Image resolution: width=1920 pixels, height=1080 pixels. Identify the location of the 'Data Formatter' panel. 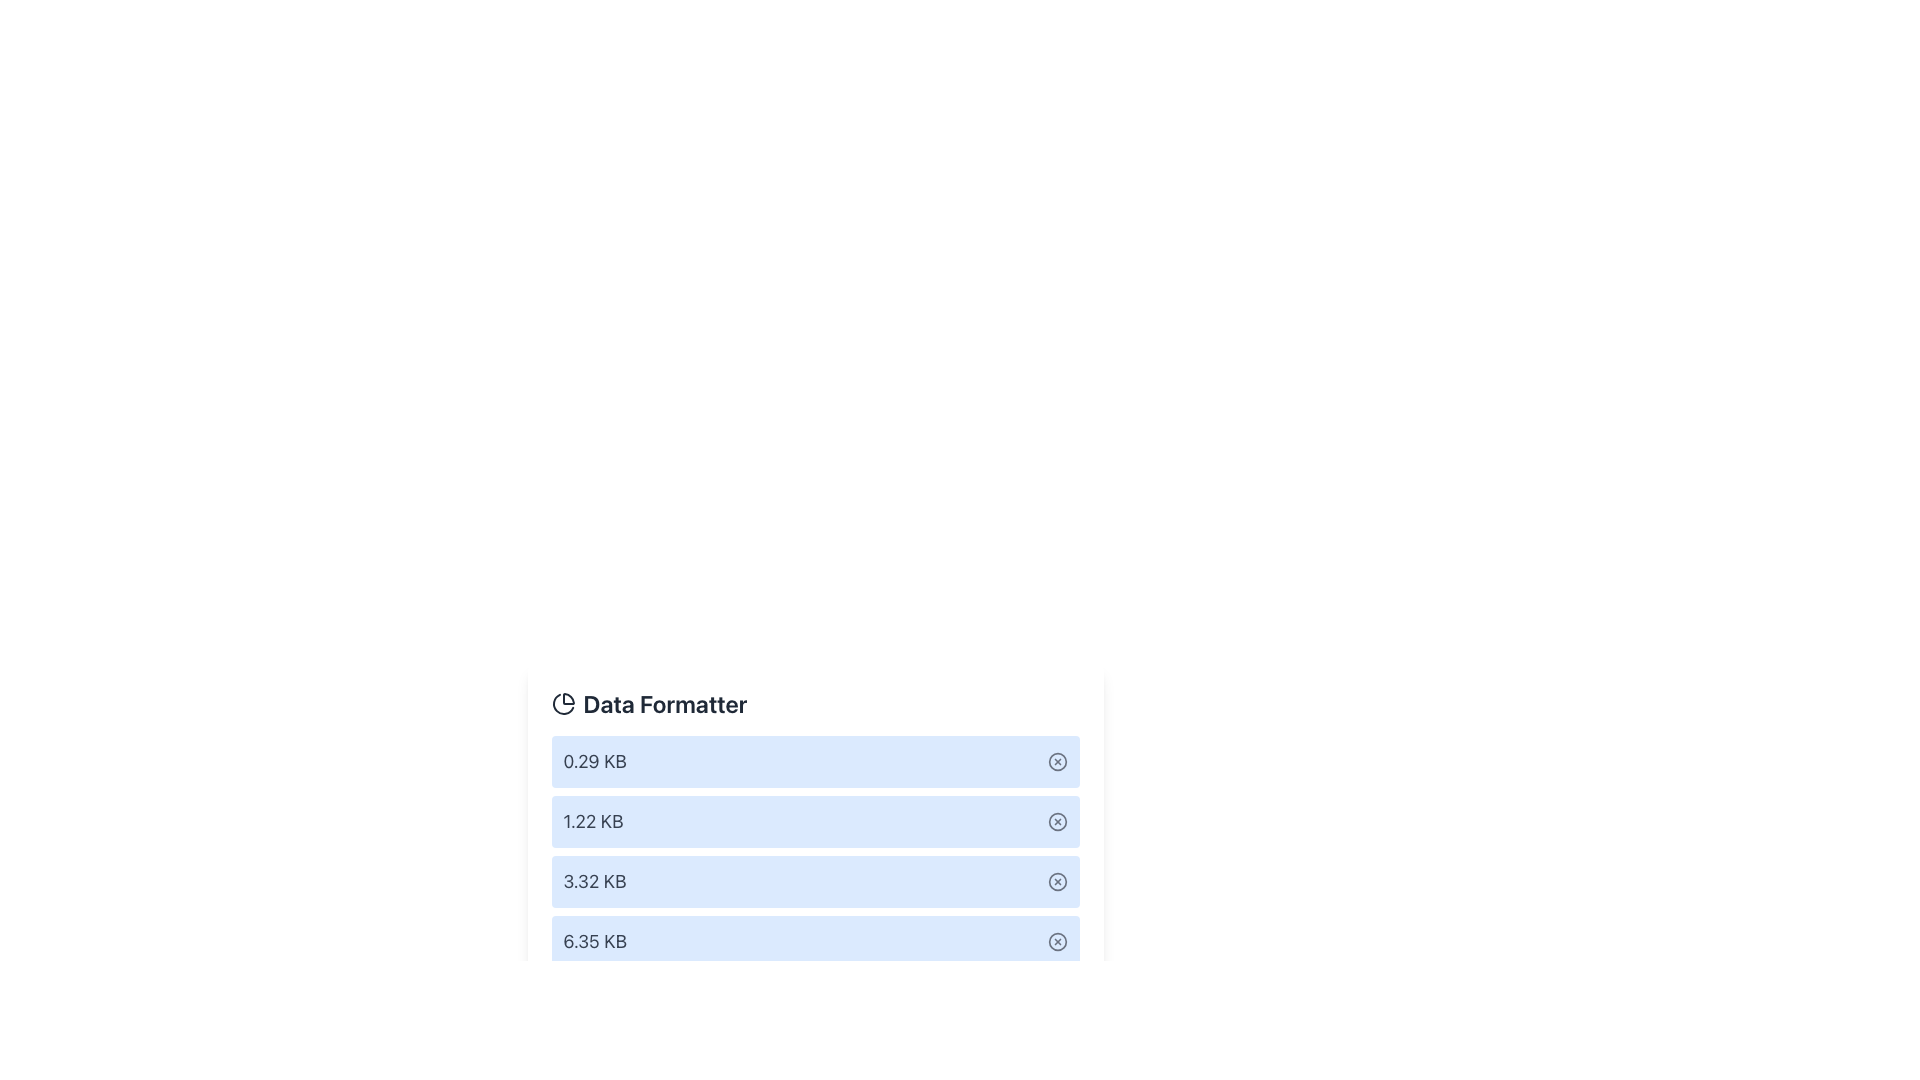
(815, 855).